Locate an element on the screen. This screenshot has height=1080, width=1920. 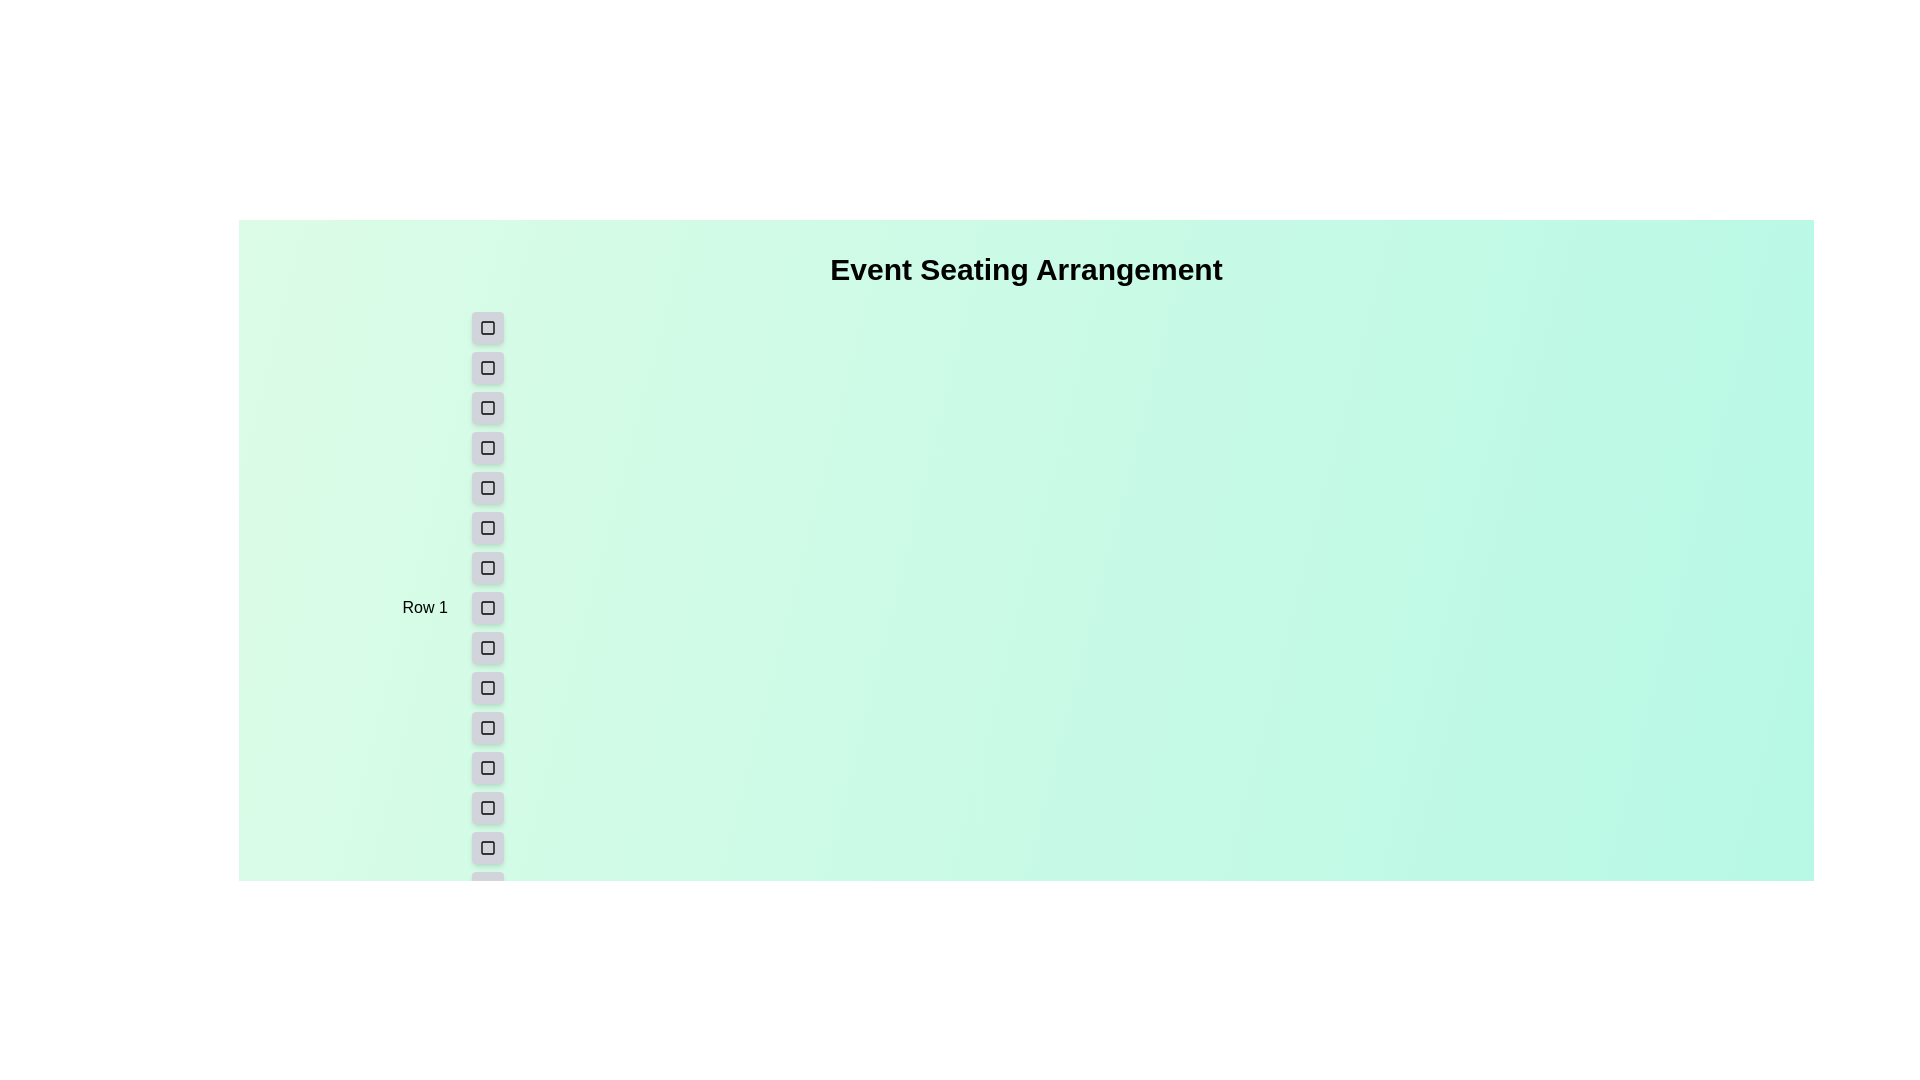
the header text 'Event Seating Arrangement' is located at coordinates (1026, 270).